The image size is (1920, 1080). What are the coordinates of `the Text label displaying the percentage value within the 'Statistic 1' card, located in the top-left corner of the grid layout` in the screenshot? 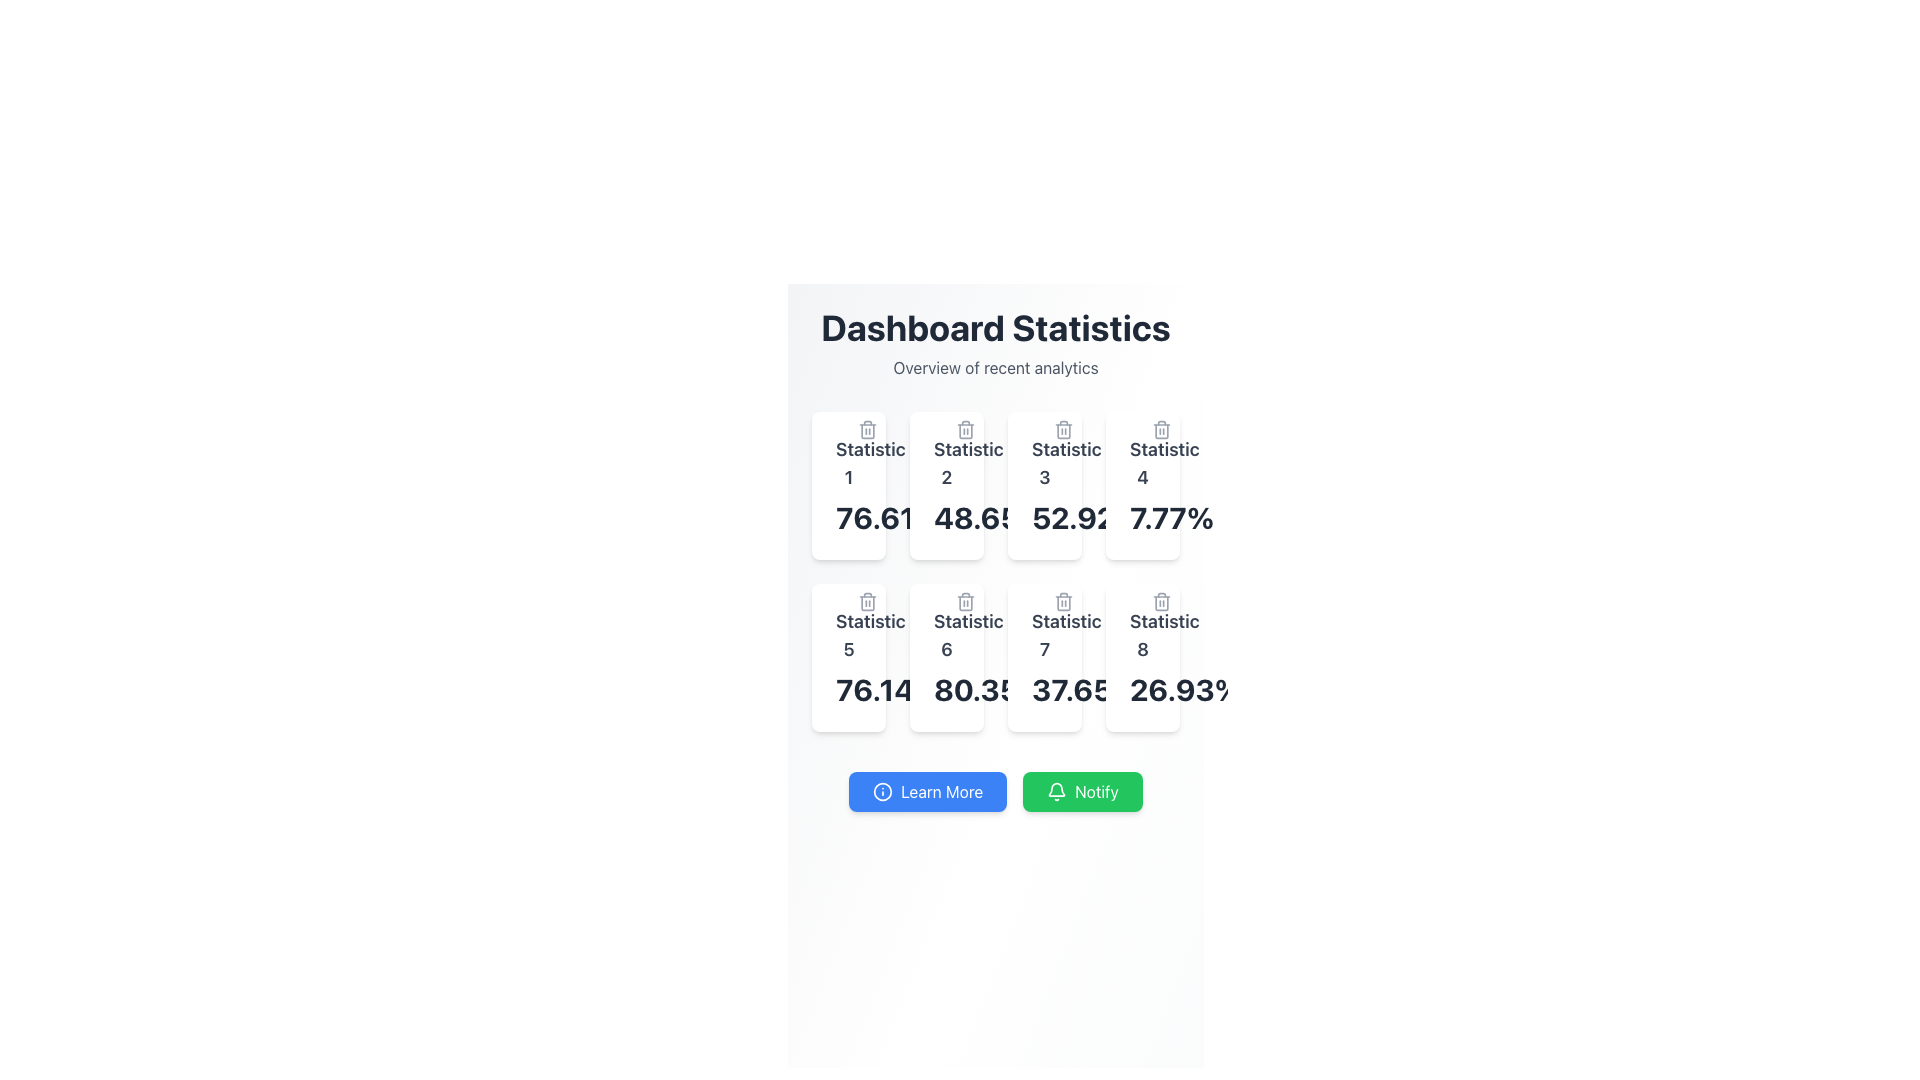 It's located at (849, 516).